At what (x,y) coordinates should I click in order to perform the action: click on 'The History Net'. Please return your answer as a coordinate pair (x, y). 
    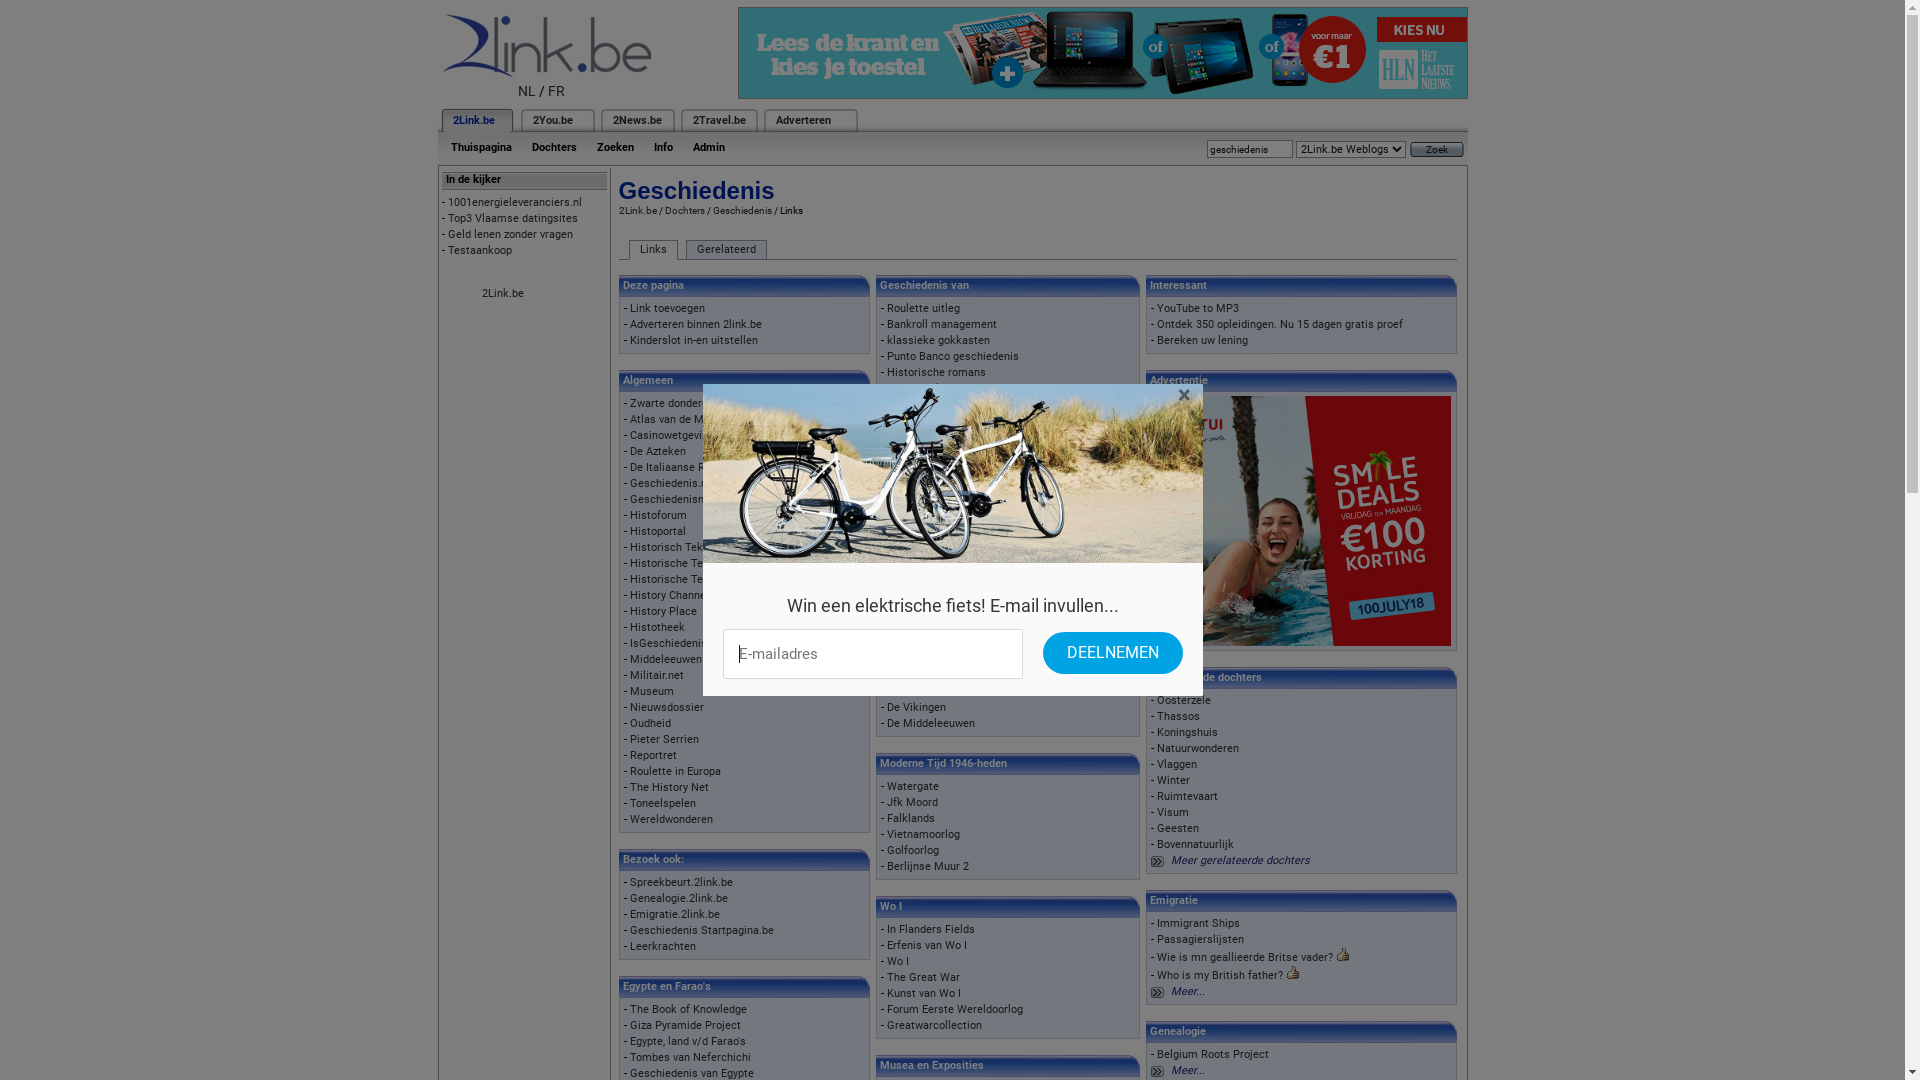
    Looking at the image, I should click on (669, 786).